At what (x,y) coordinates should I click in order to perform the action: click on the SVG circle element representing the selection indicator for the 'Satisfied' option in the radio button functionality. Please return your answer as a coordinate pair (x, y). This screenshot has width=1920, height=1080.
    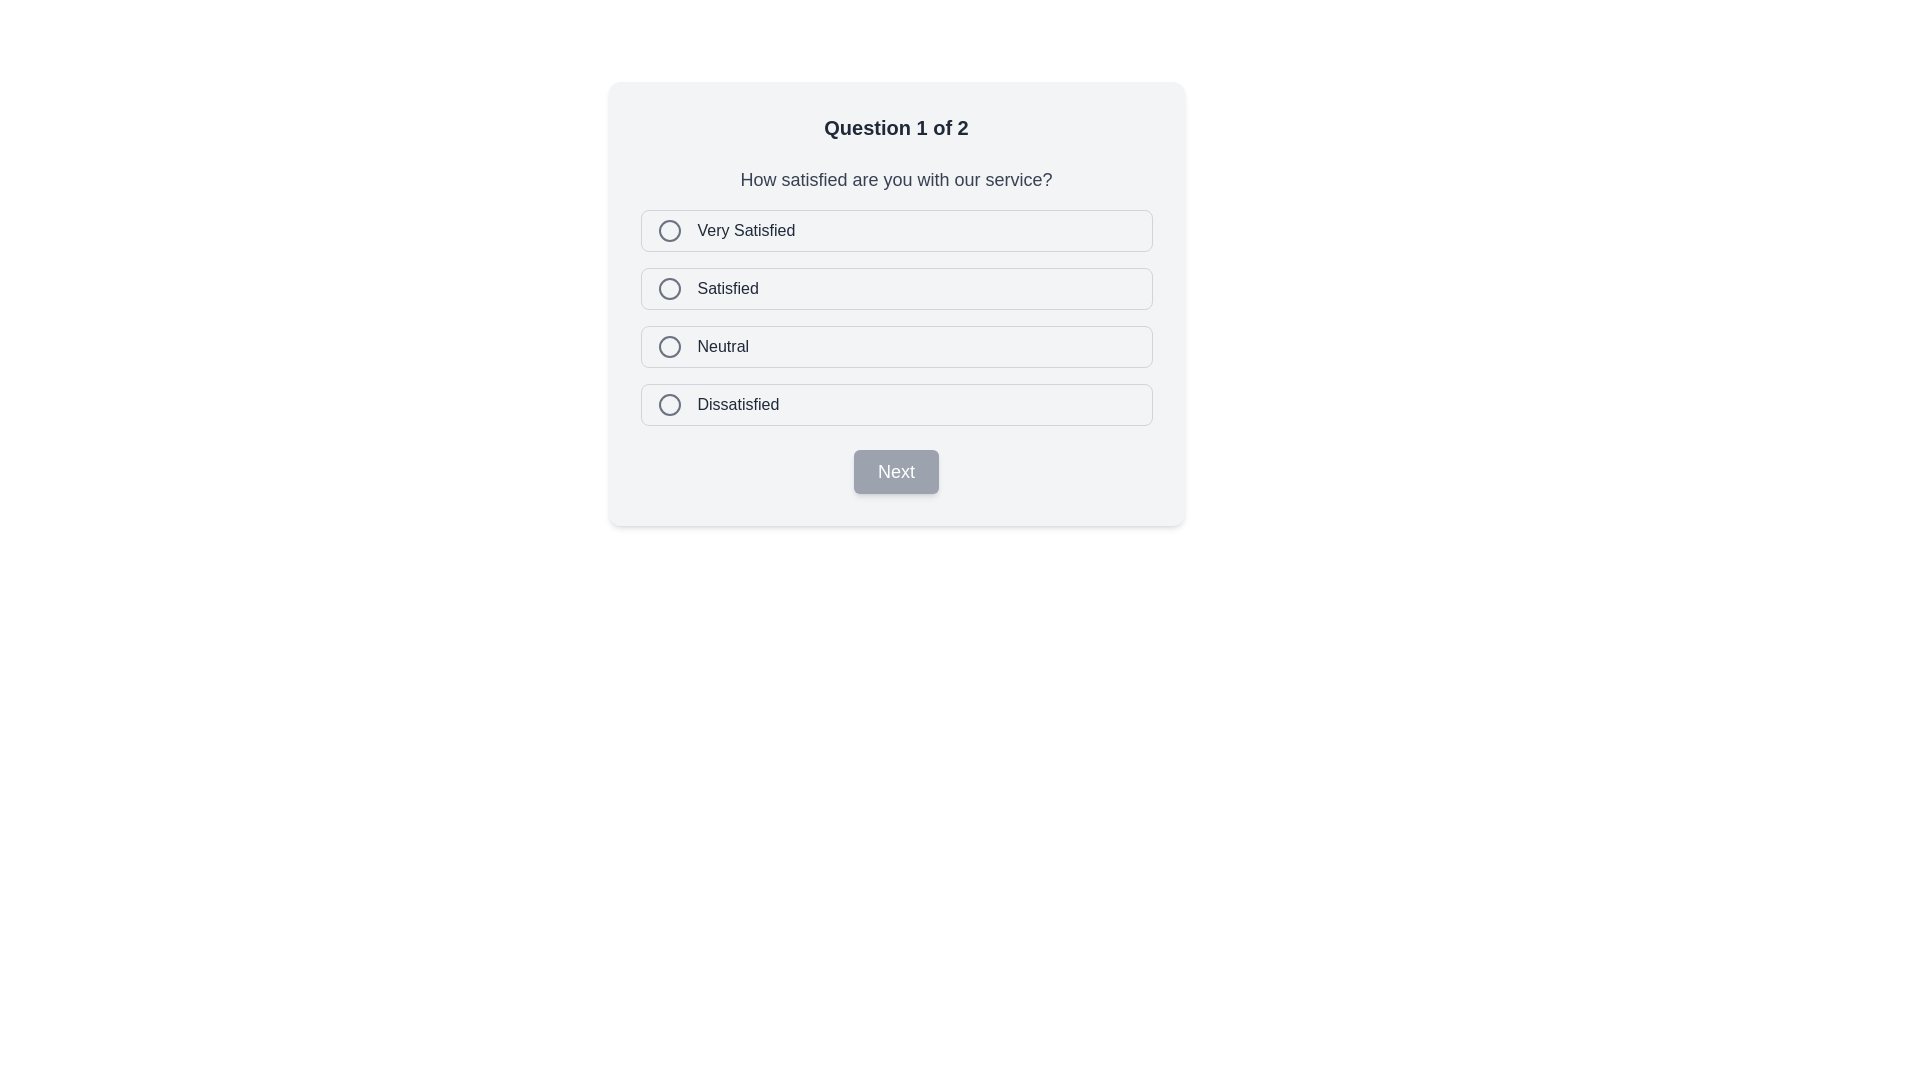
    Looking at the image, I should click on (669, 289).